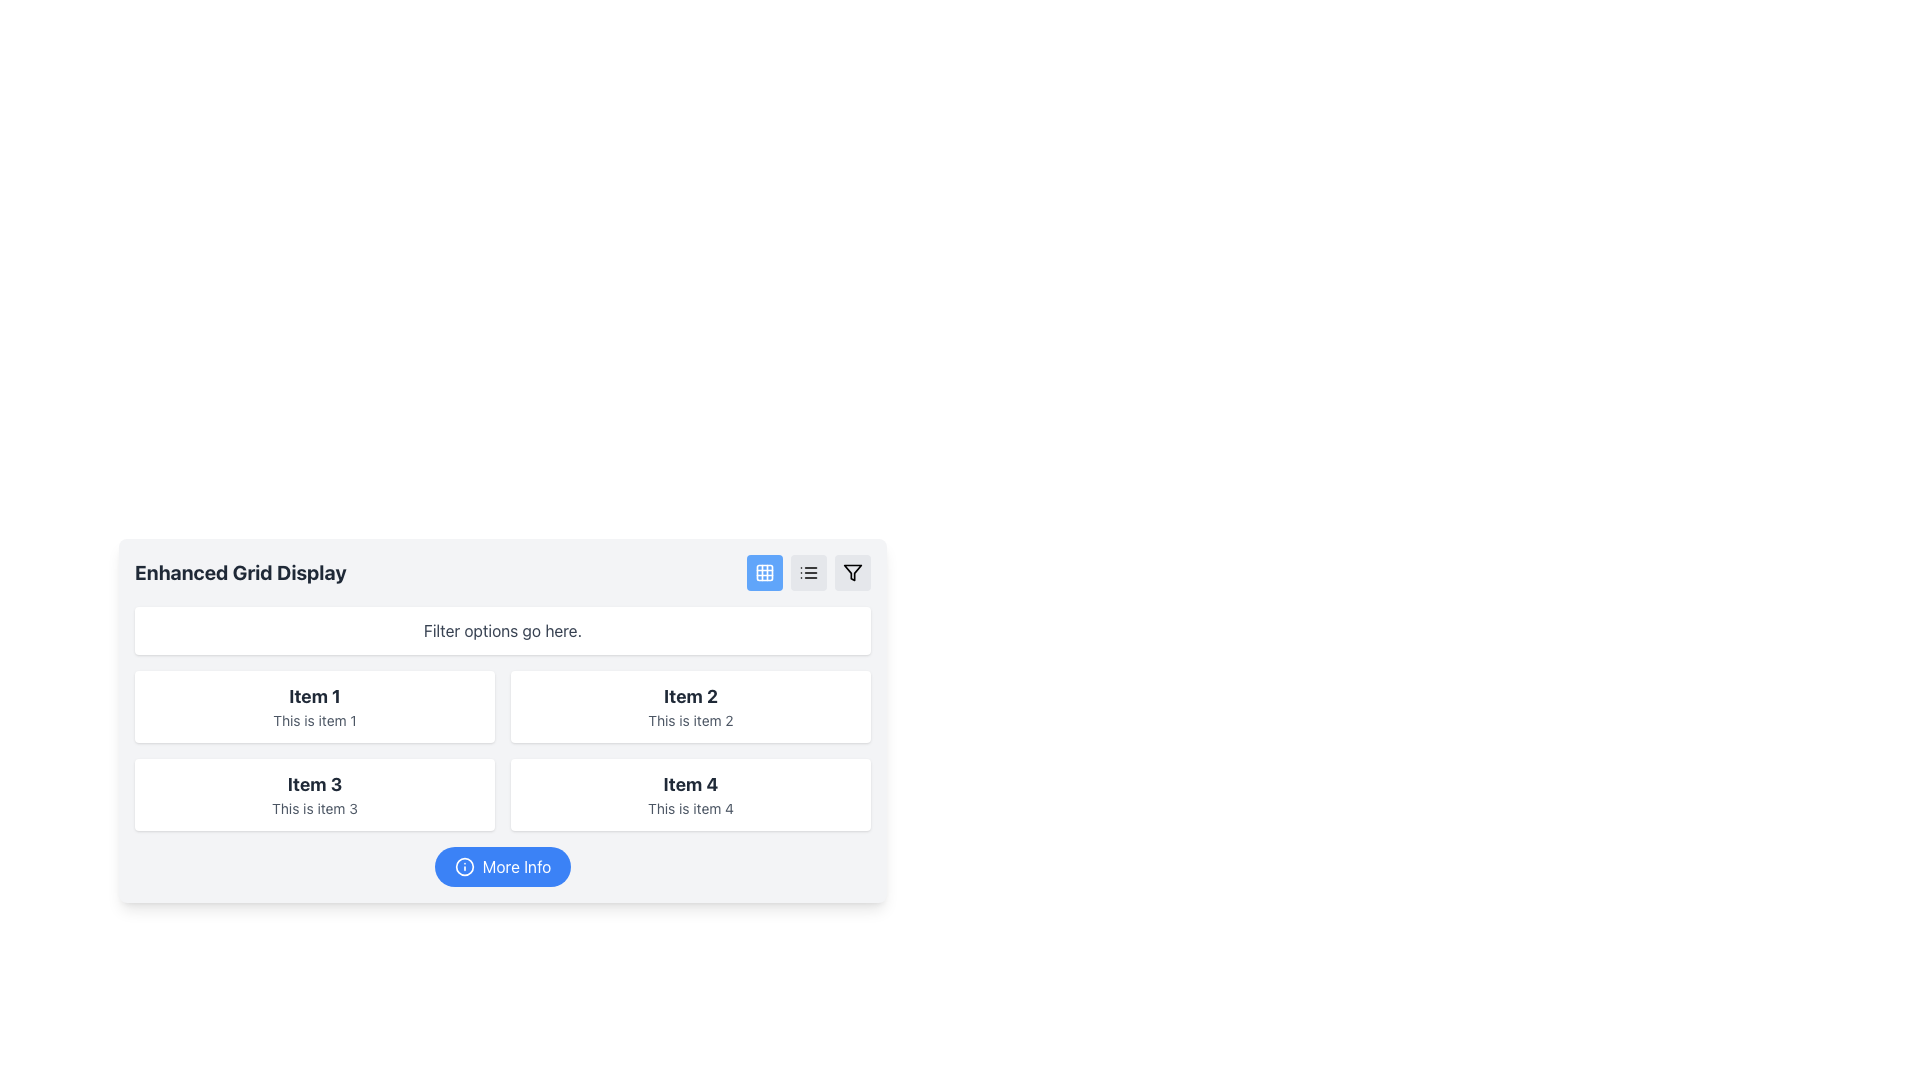 The width and height of the screenshot is (1920, 1080). Describe the element at coordinates (691, 808) in the screenshot. I see `the Text Label that reads 'This is item 4', styled with small, gray text, located below the title 'Item 4' in the lower right corner of the four-box grid layout` at that location.